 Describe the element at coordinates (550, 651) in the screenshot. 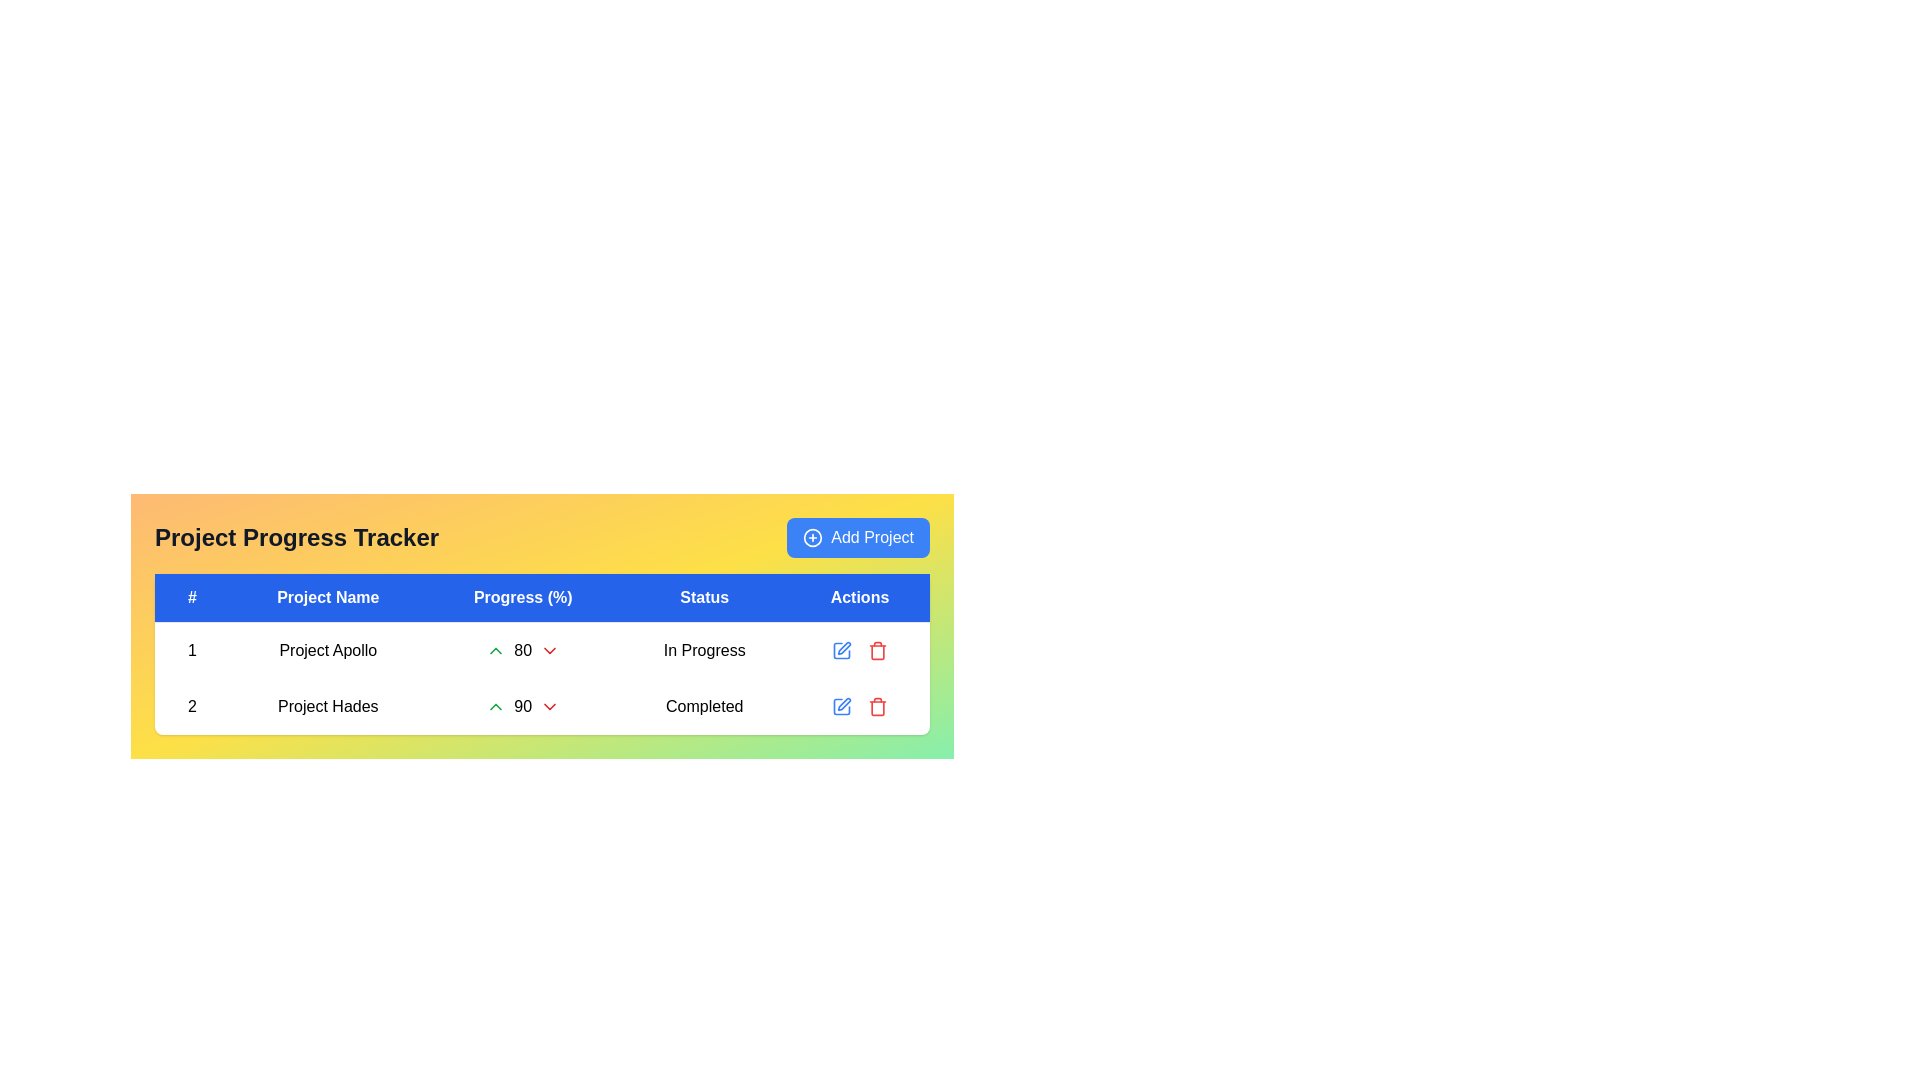

I see `the red chevron-down SVG icon next to the numeric value '80' in the 'Progress (%)' column for 'Project Apollo' to interact with progress` at that location.